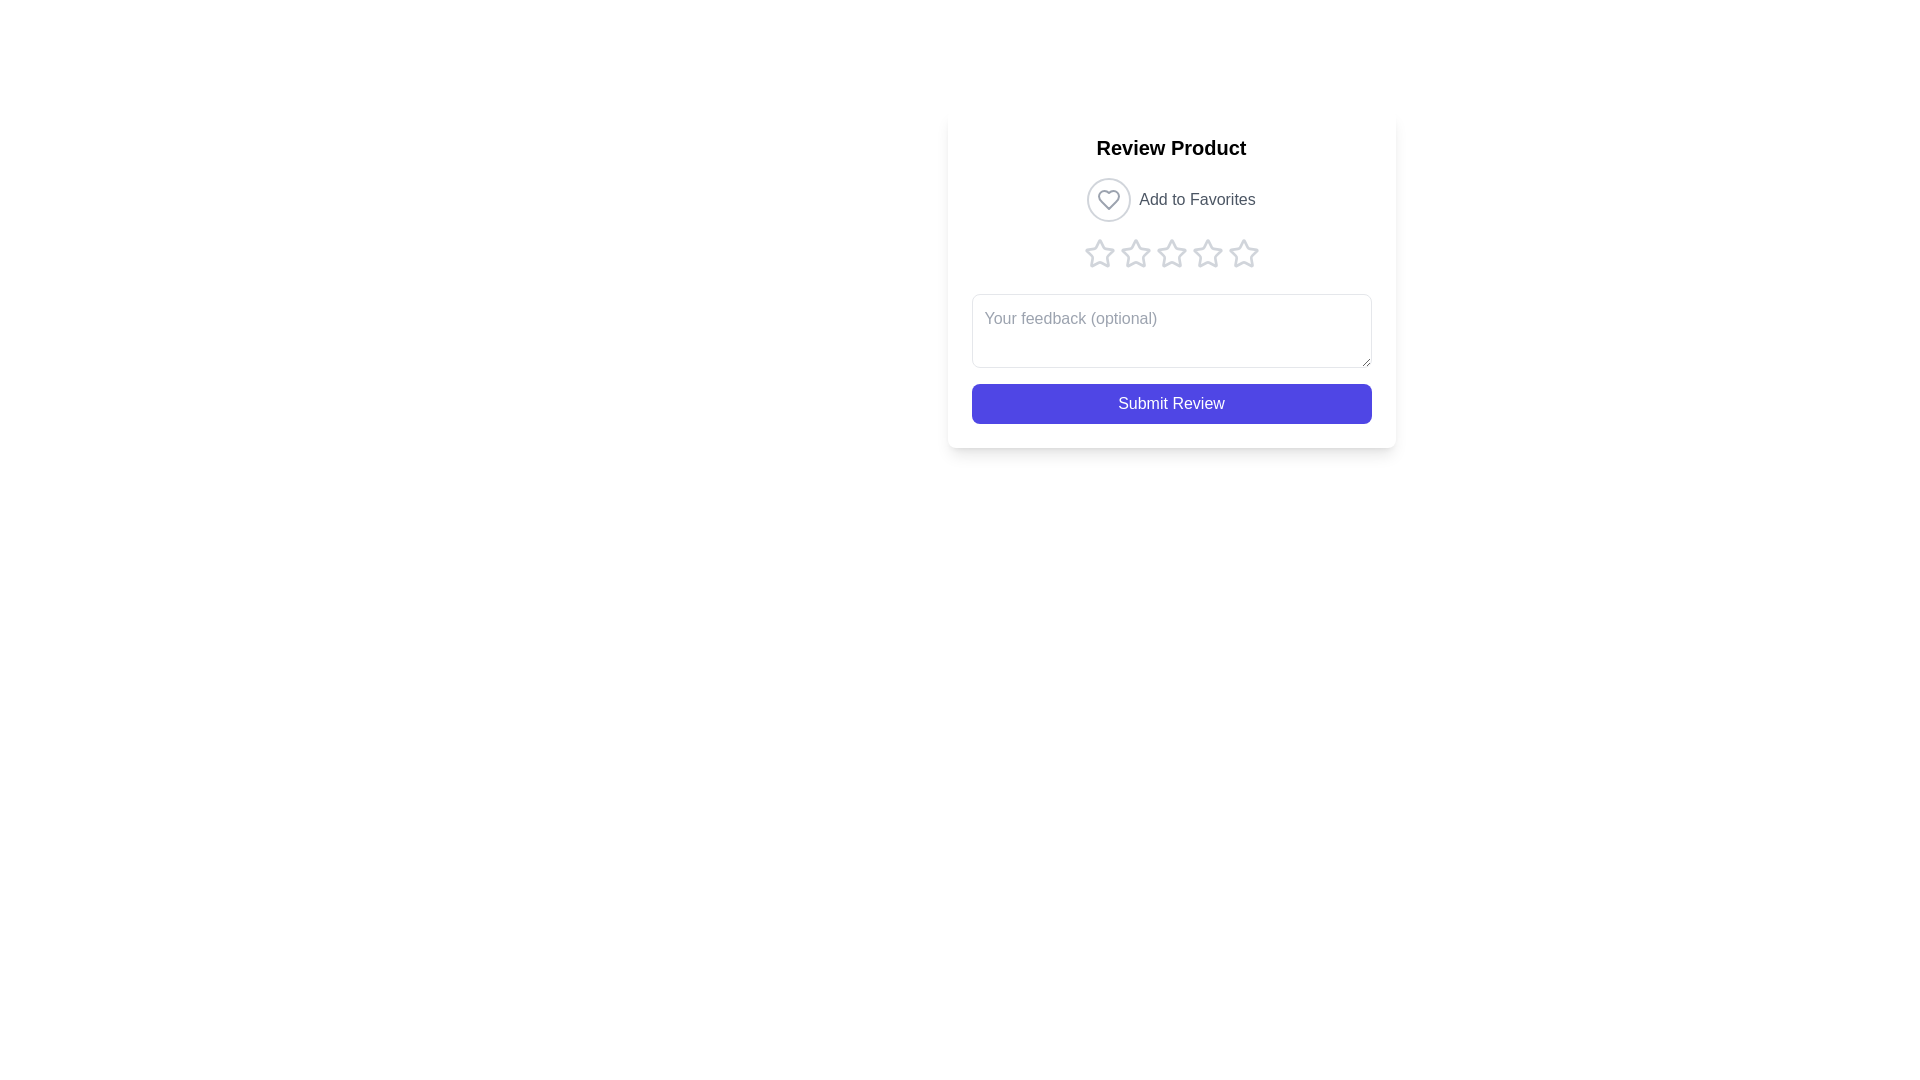  I want to click on the clickable star icon, which is the first star in a five-star rating group, located below the 'Add to Favorites' section within the 'Review Product' card, so click(1098, 253).